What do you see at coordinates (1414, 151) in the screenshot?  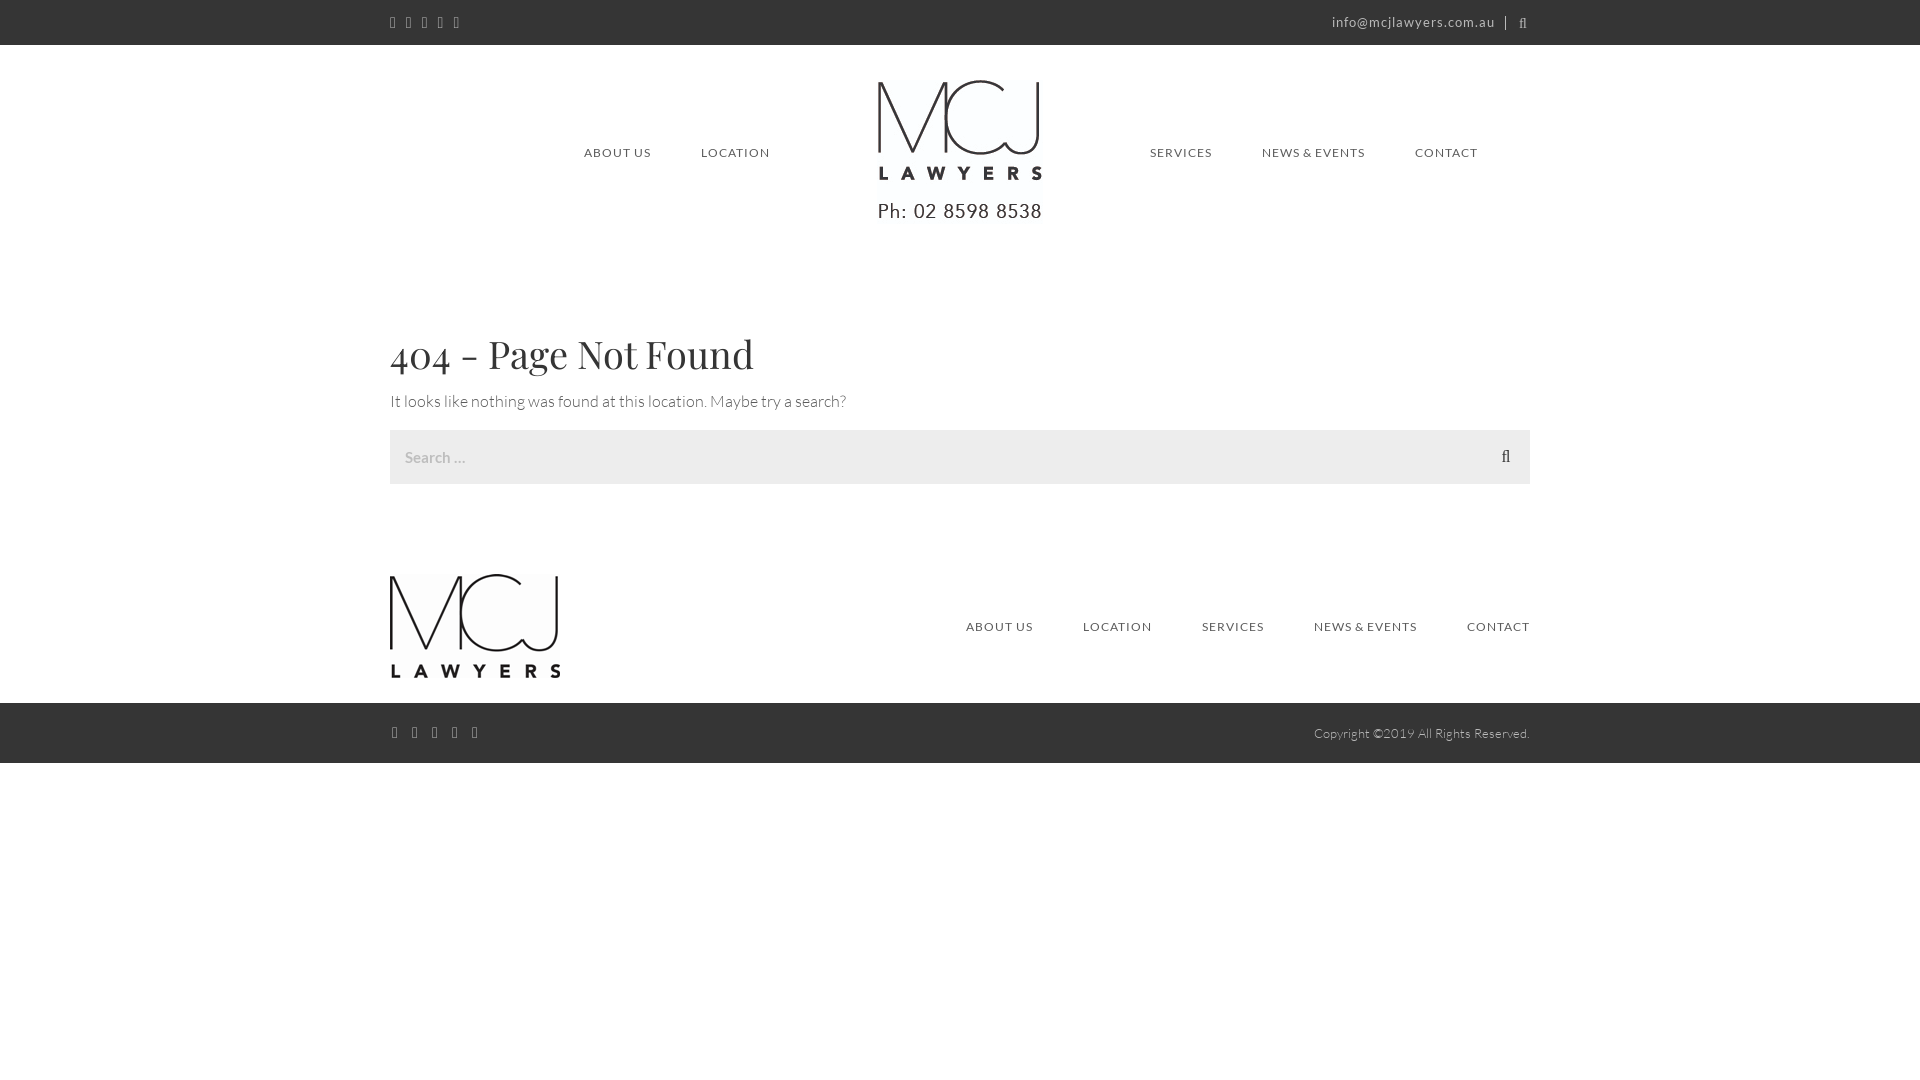 I see `'CONTACT'` at bounding box center [1414, 151].